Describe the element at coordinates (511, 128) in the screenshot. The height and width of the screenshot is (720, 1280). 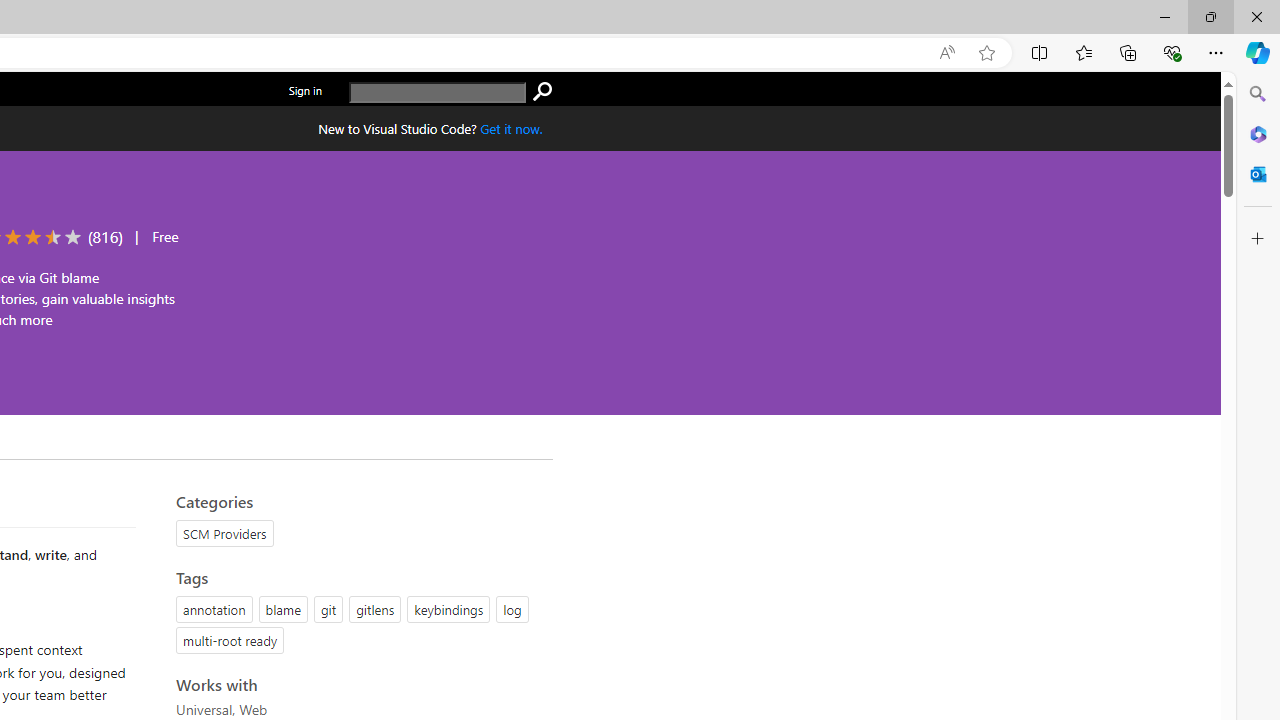
I see `'Get Visual Studio Code Now'` at that location.